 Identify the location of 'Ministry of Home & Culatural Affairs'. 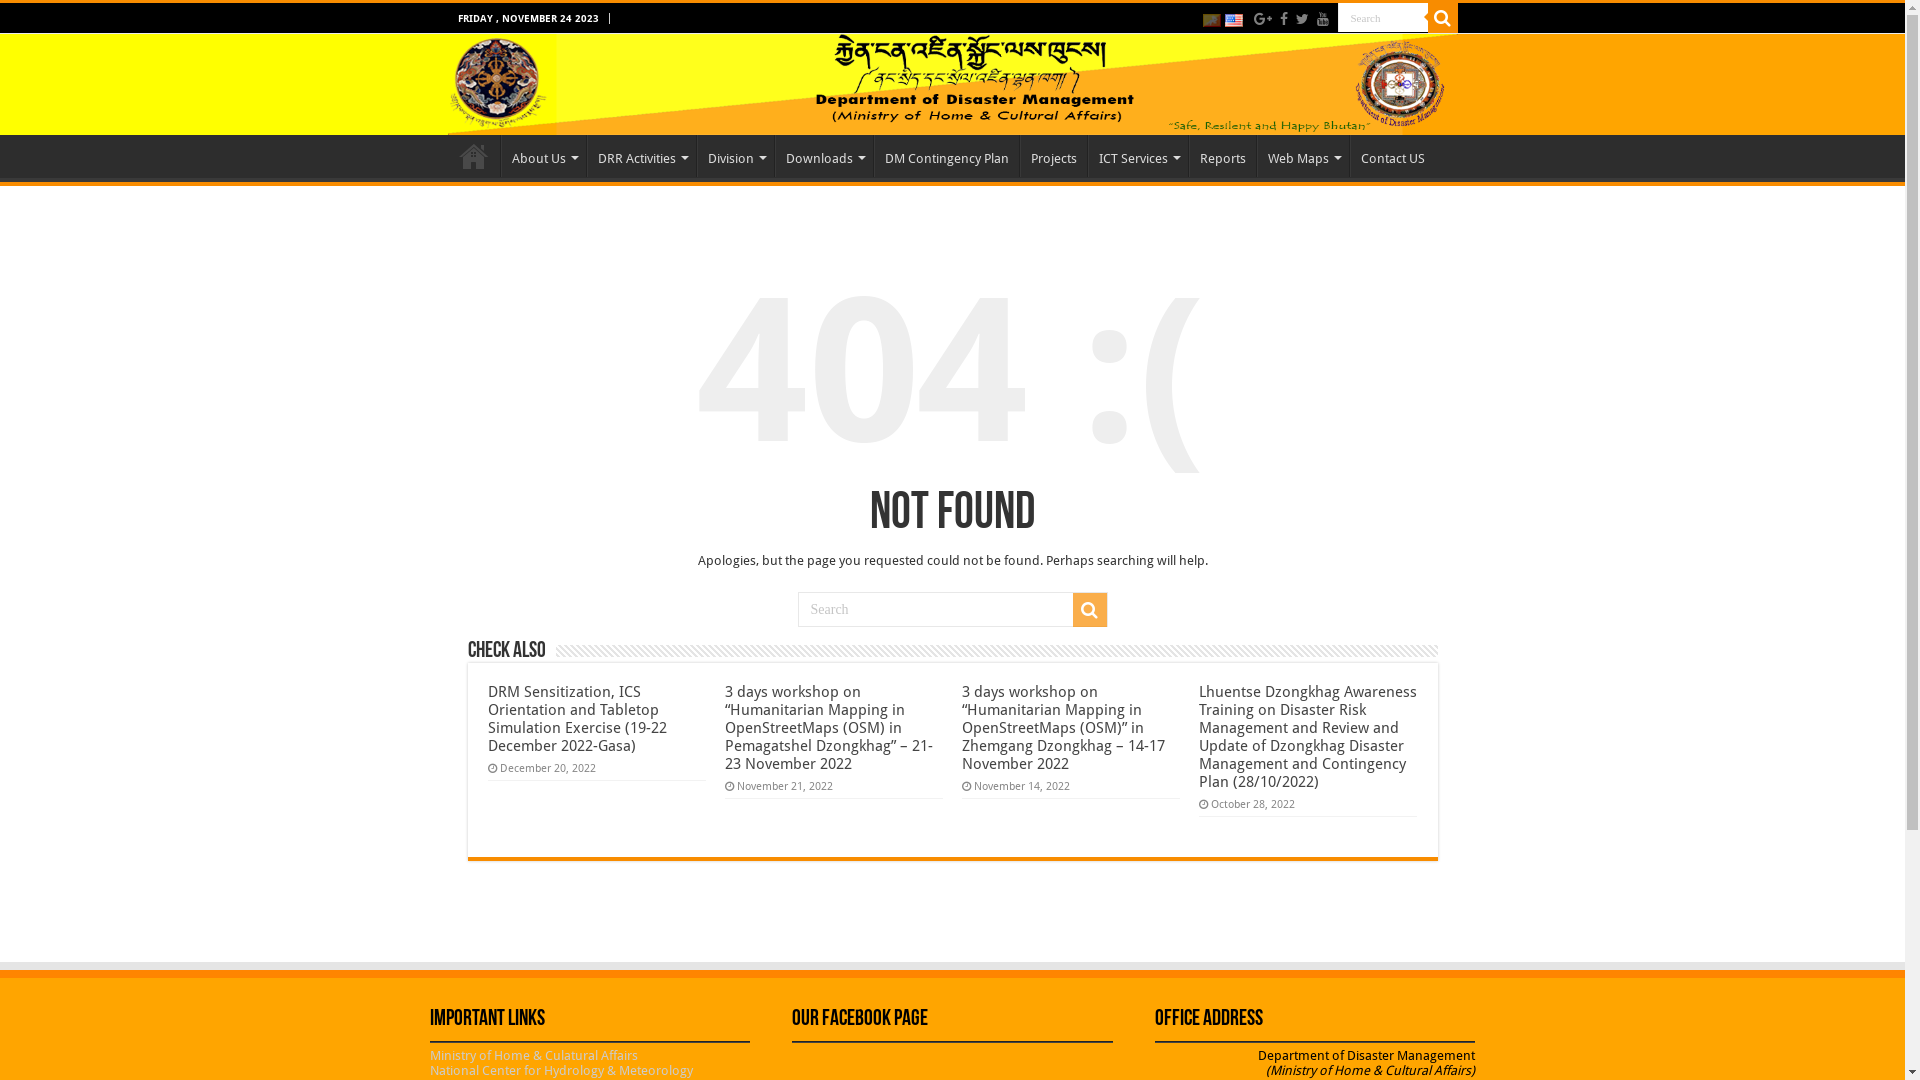
(533, 1054).